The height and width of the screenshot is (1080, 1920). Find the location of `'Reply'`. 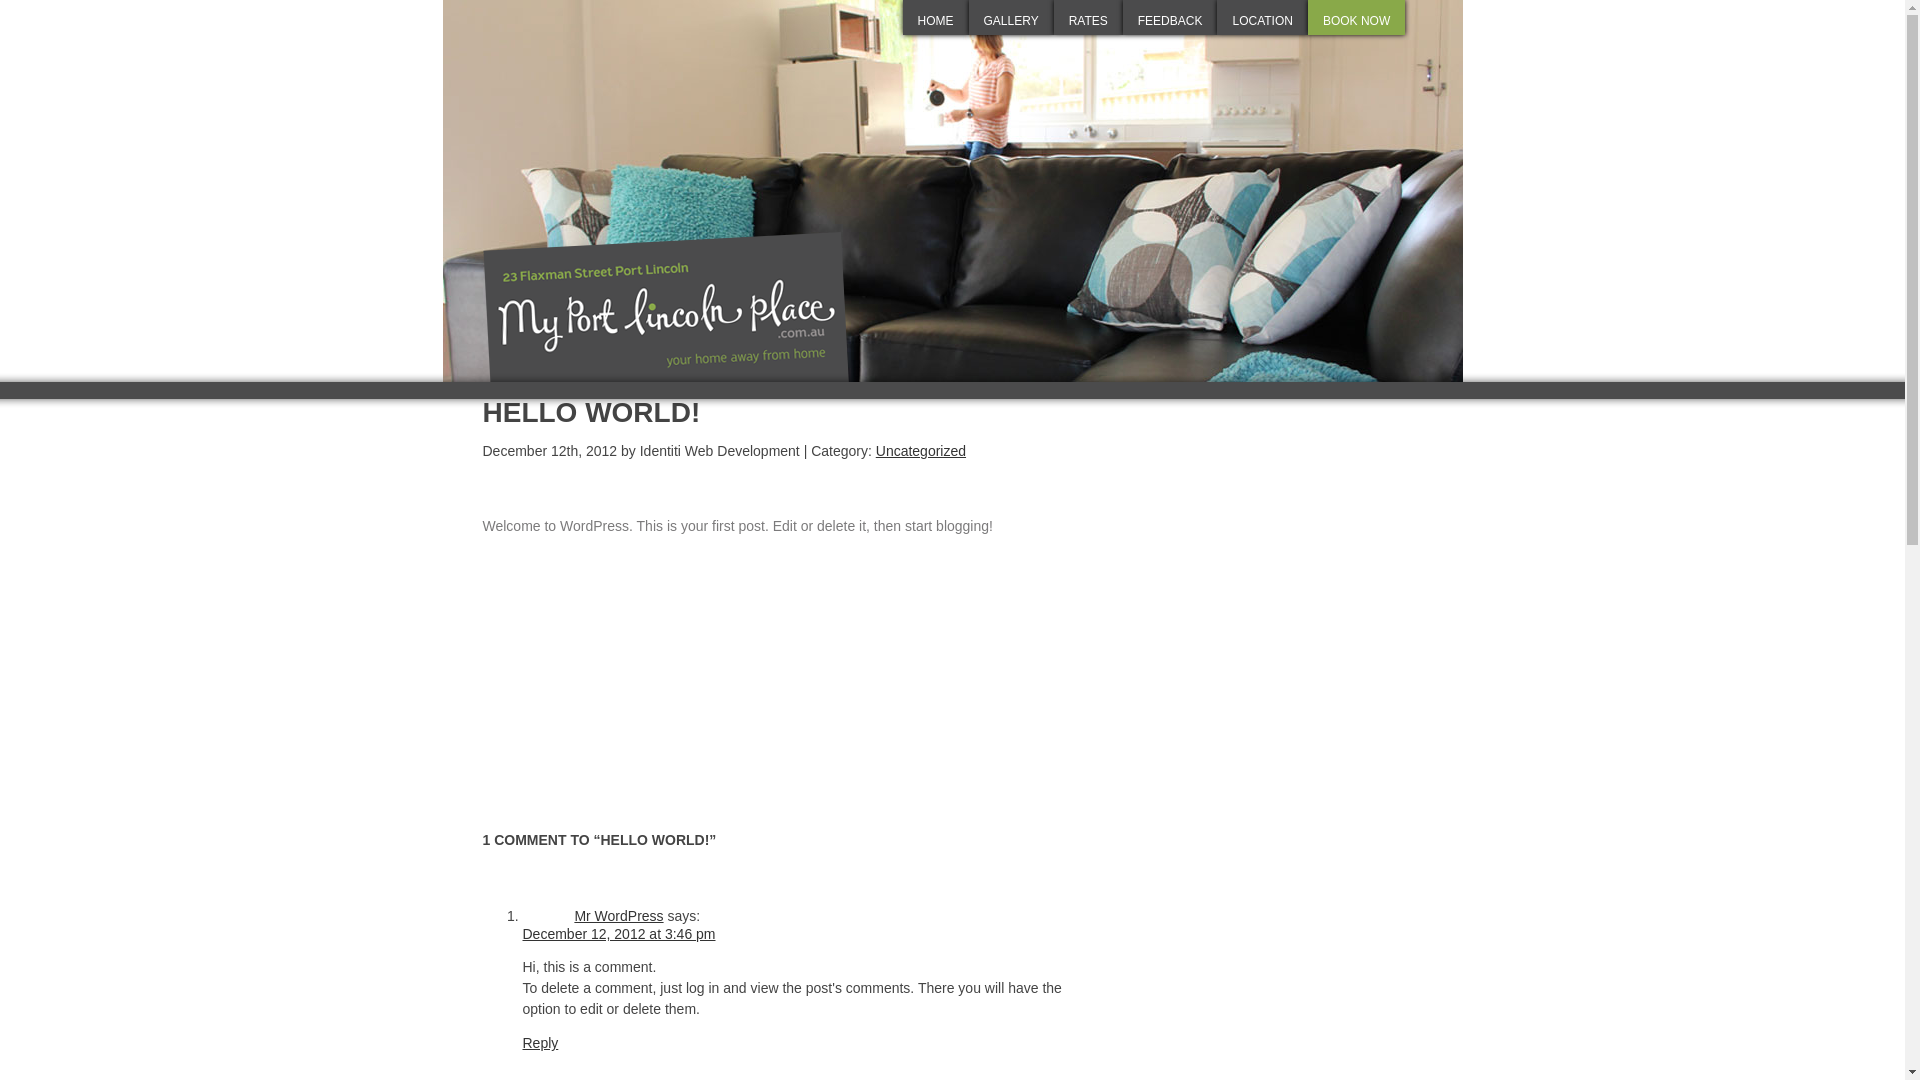

'Reply' is located at coordinates (539, 1041).